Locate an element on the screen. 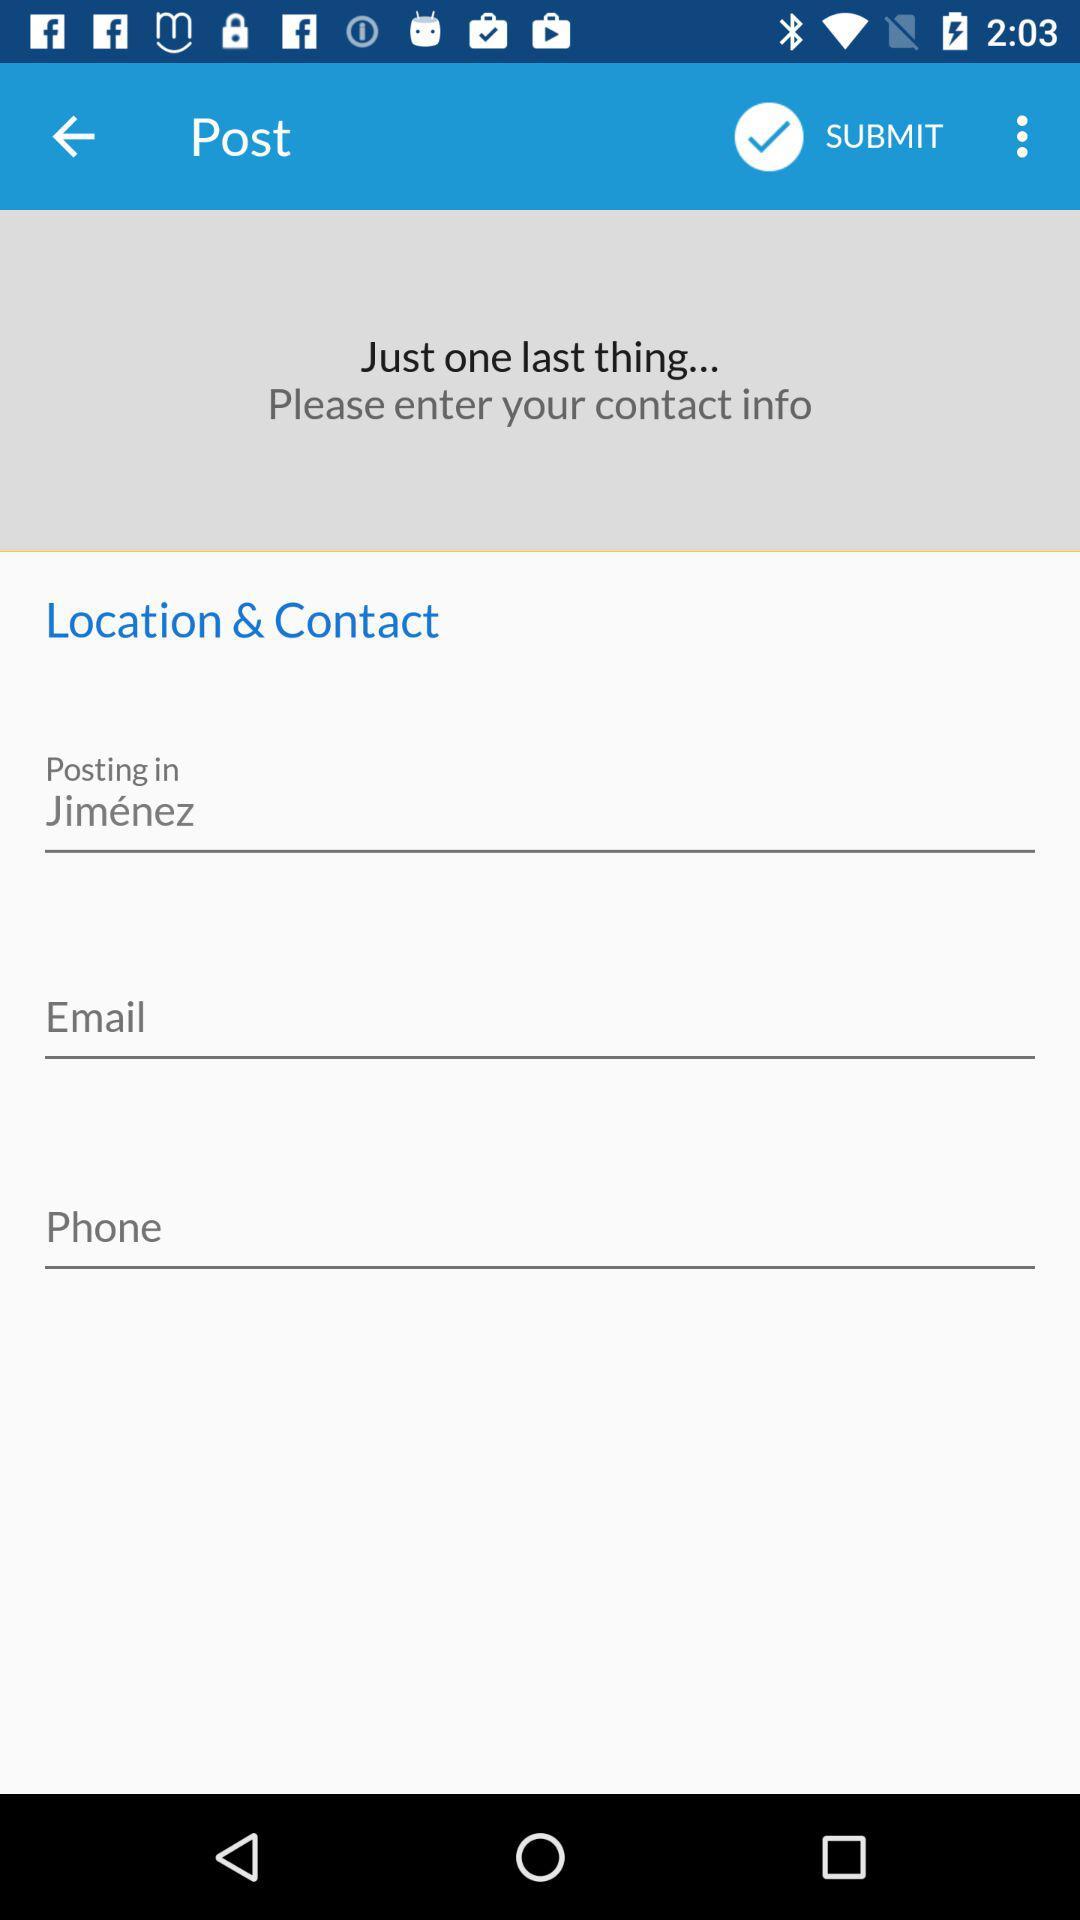 The width and height of the screenshot is (1080, 1920). phone number is located at coordinates (540, 1212).